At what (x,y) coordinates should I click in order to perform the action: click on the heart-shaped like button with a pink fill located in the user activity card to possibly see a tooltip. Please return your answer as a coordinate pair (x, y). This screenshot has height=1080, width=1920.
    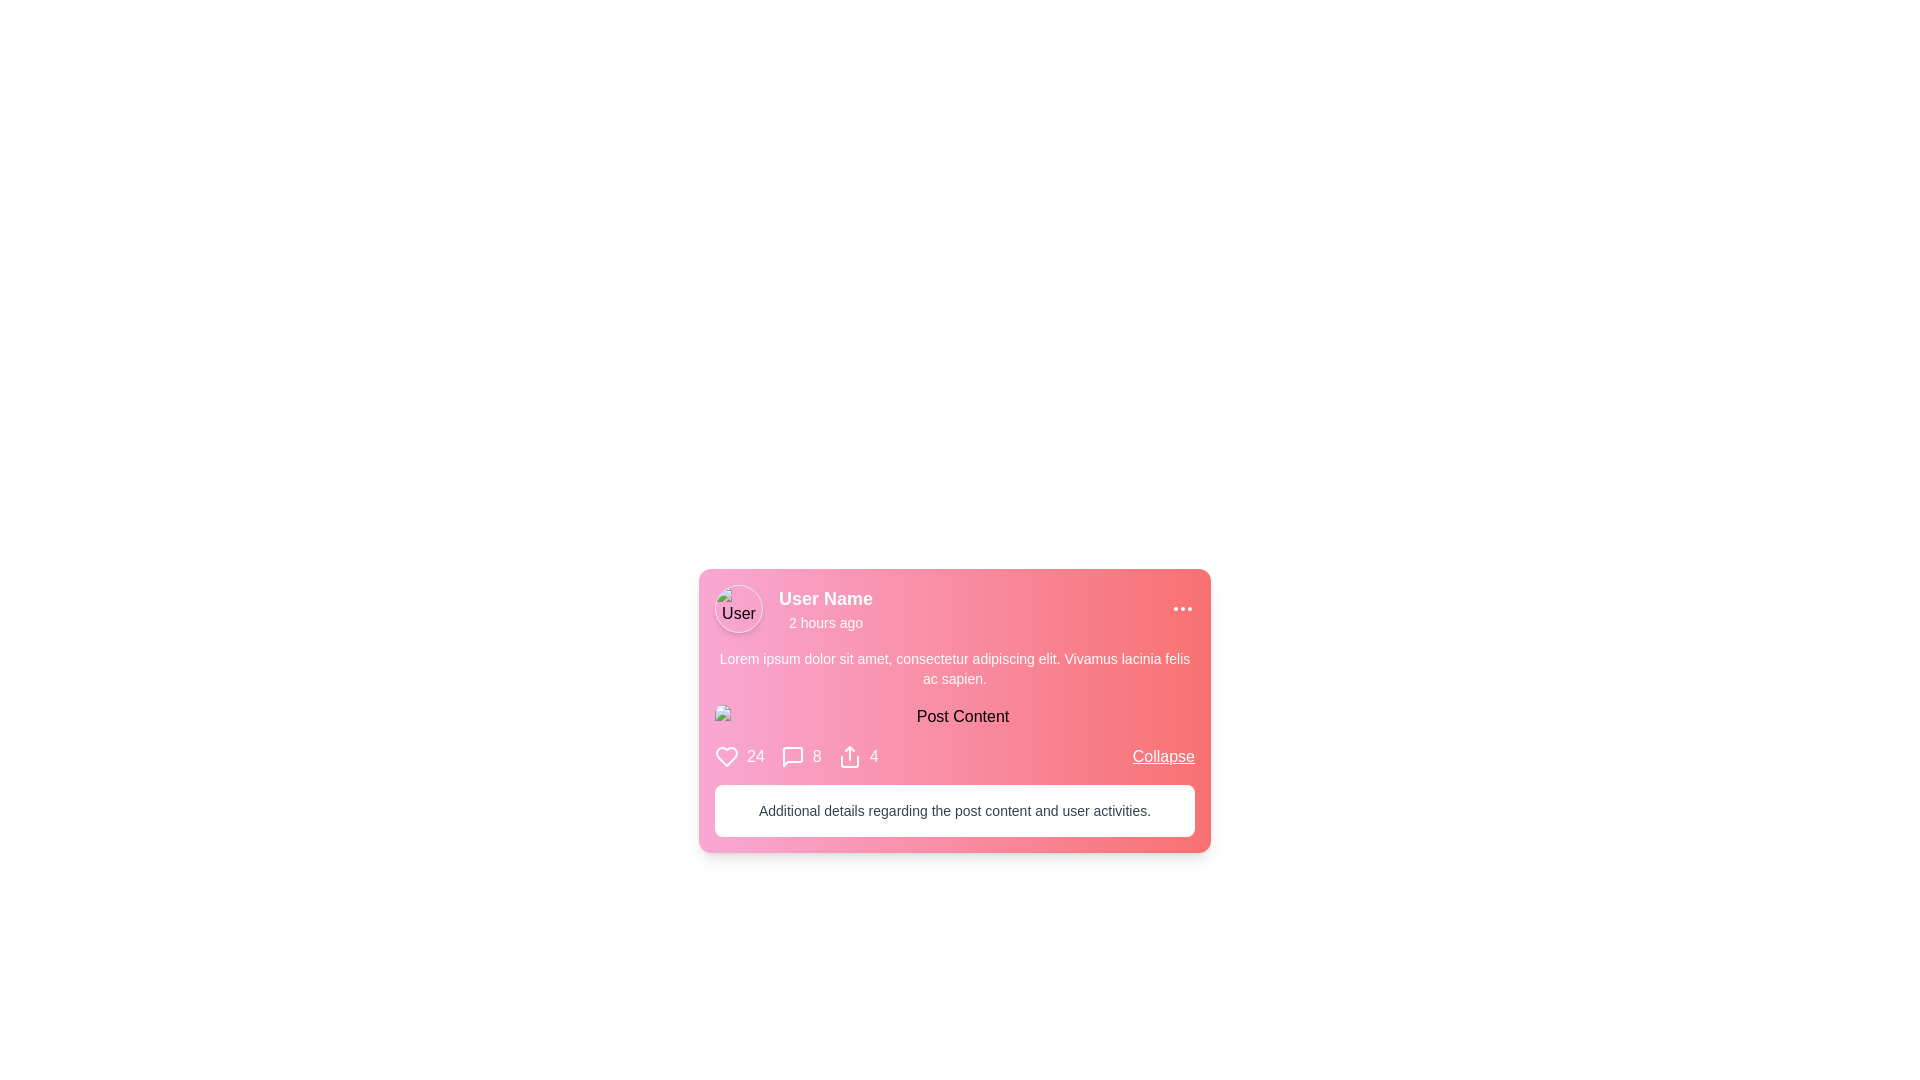
    Looking at the image, I should click on (725, 756).